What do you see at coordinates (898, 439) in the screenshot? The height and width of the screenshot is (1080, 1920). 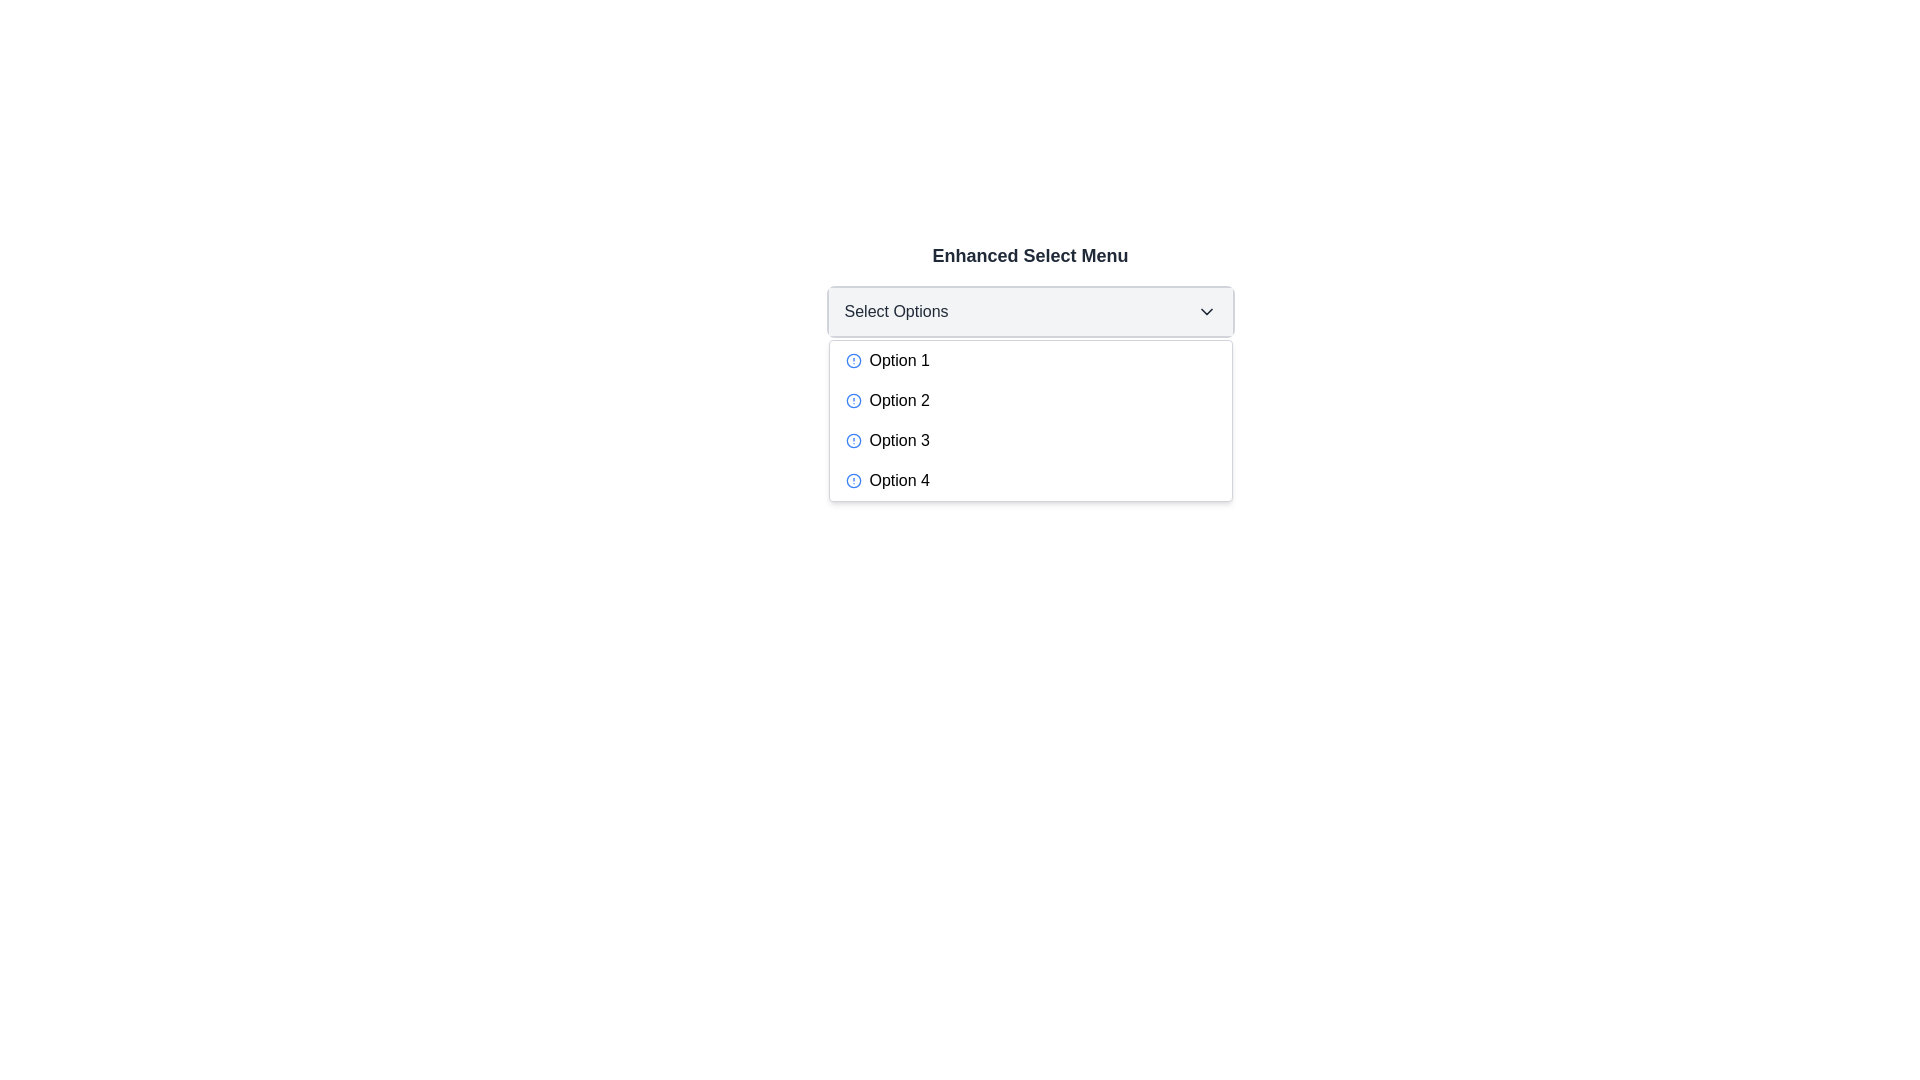 I see `the text label for 'Option 3' in the dropdown menu` at bounding box center [898, 439].